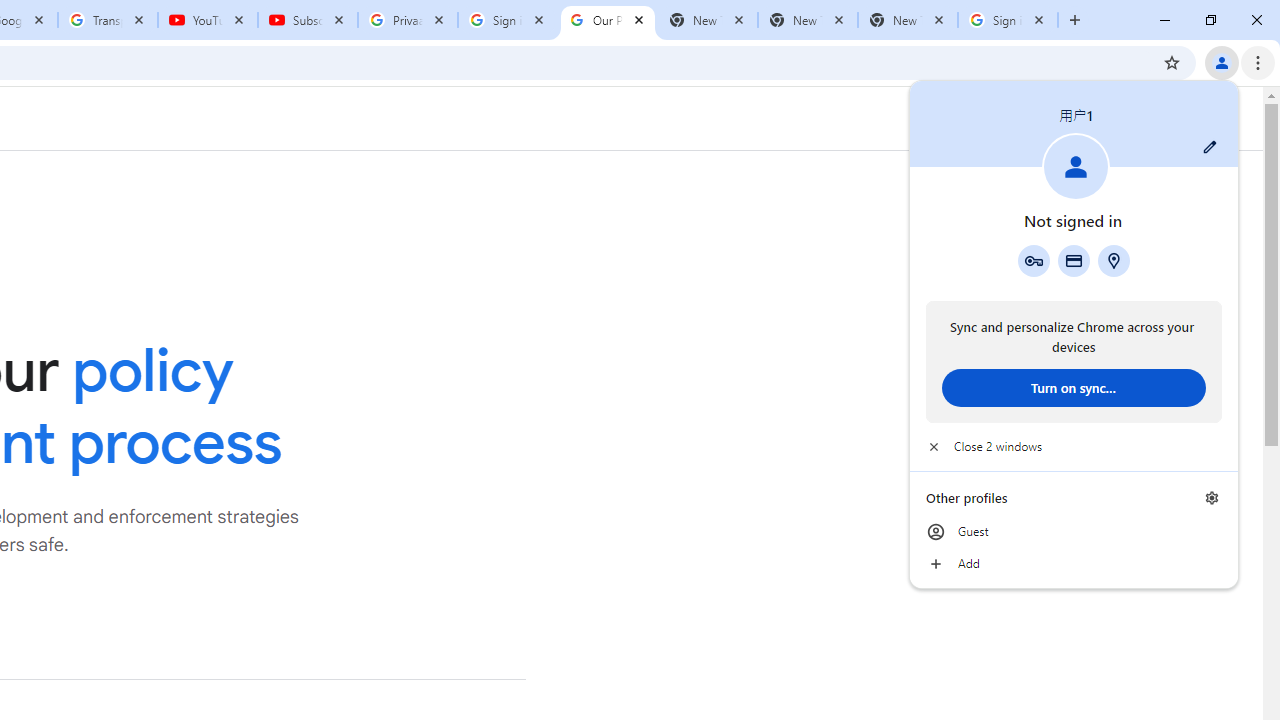 This screenshot has height=720, width=1280. I want to click on 'Sign in - Google Accounts', so click(1008, 20).